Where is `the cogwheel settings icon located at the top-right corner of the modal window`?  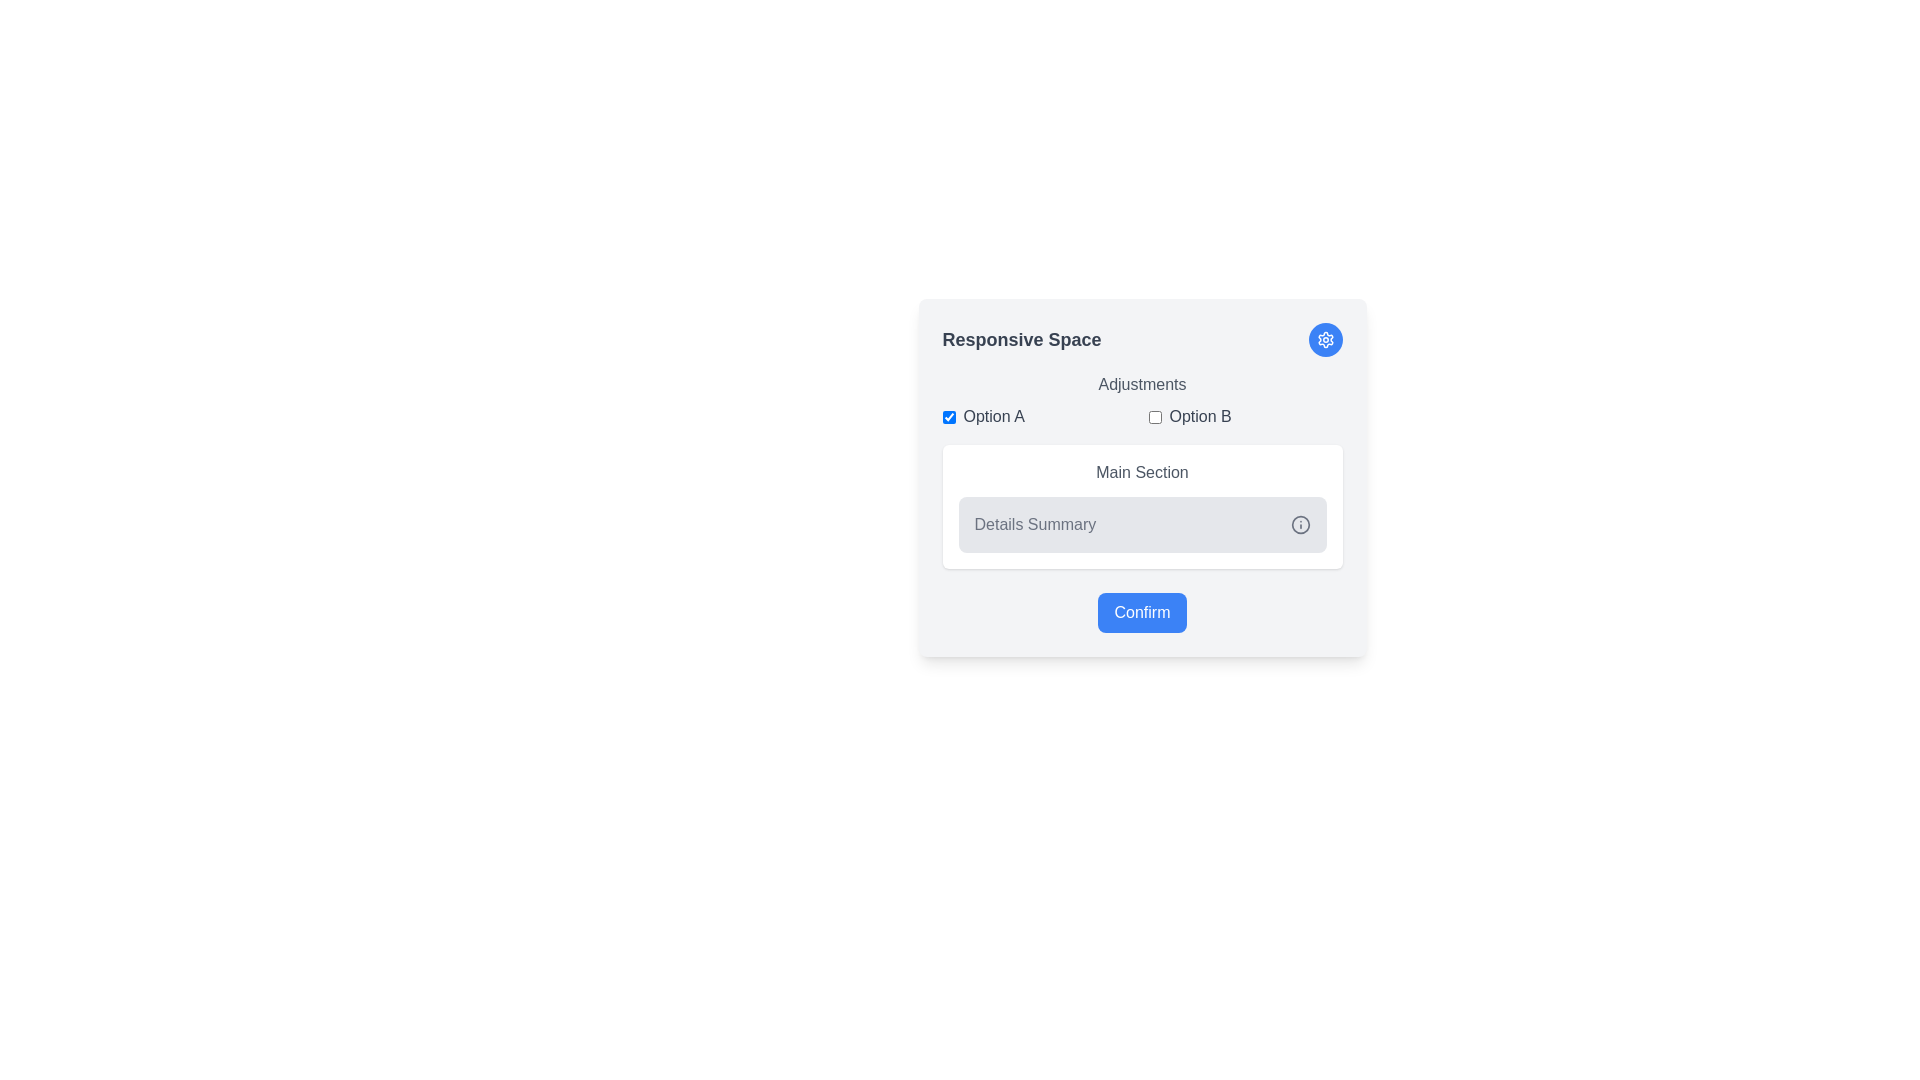
the cogwheel settings icon located at the top-right corner of the modal window is located at coordinates (1325, 338).